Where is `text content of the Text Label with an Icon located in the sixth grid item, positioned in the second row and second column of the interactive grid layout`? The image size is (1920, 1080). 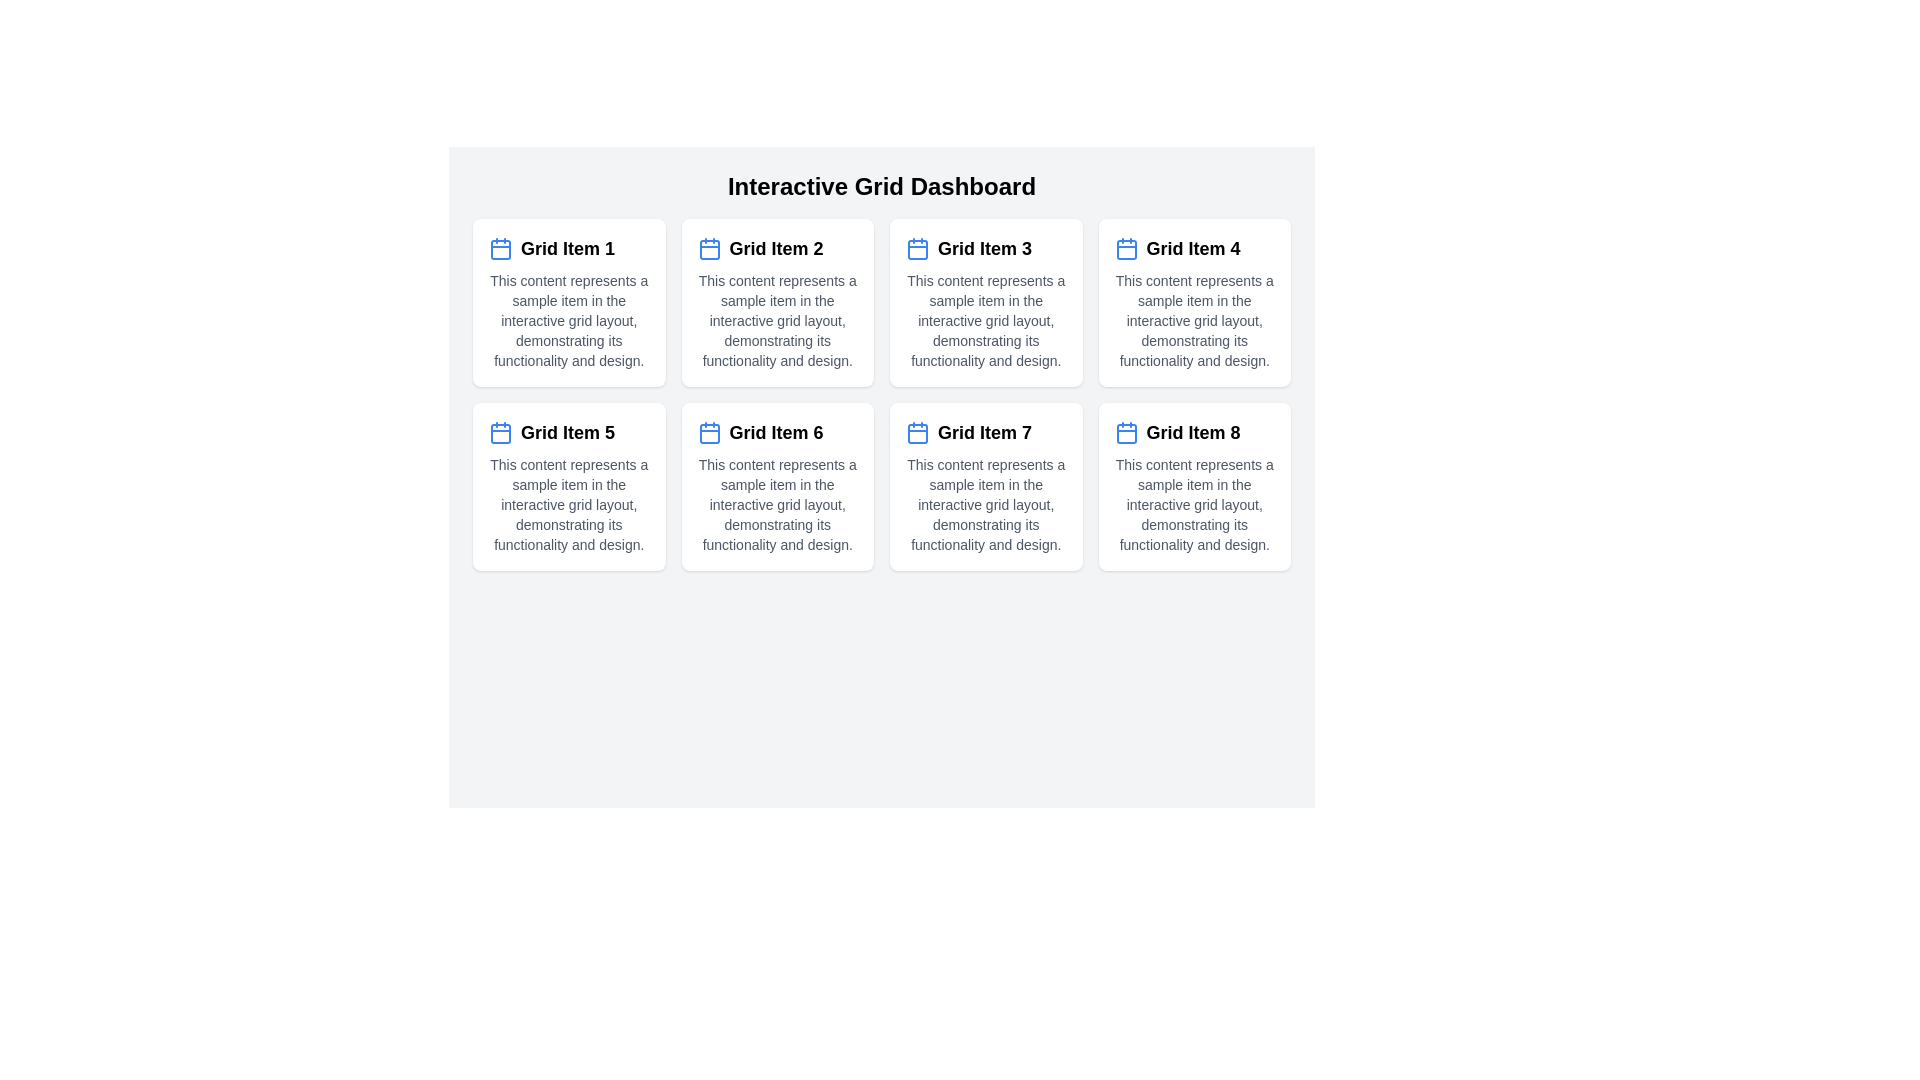
text content of the Text Label with an Icon located in the sixth grid item, positioned in the second row and second column of the interactive grid layout is located at coordinates (776, 431).